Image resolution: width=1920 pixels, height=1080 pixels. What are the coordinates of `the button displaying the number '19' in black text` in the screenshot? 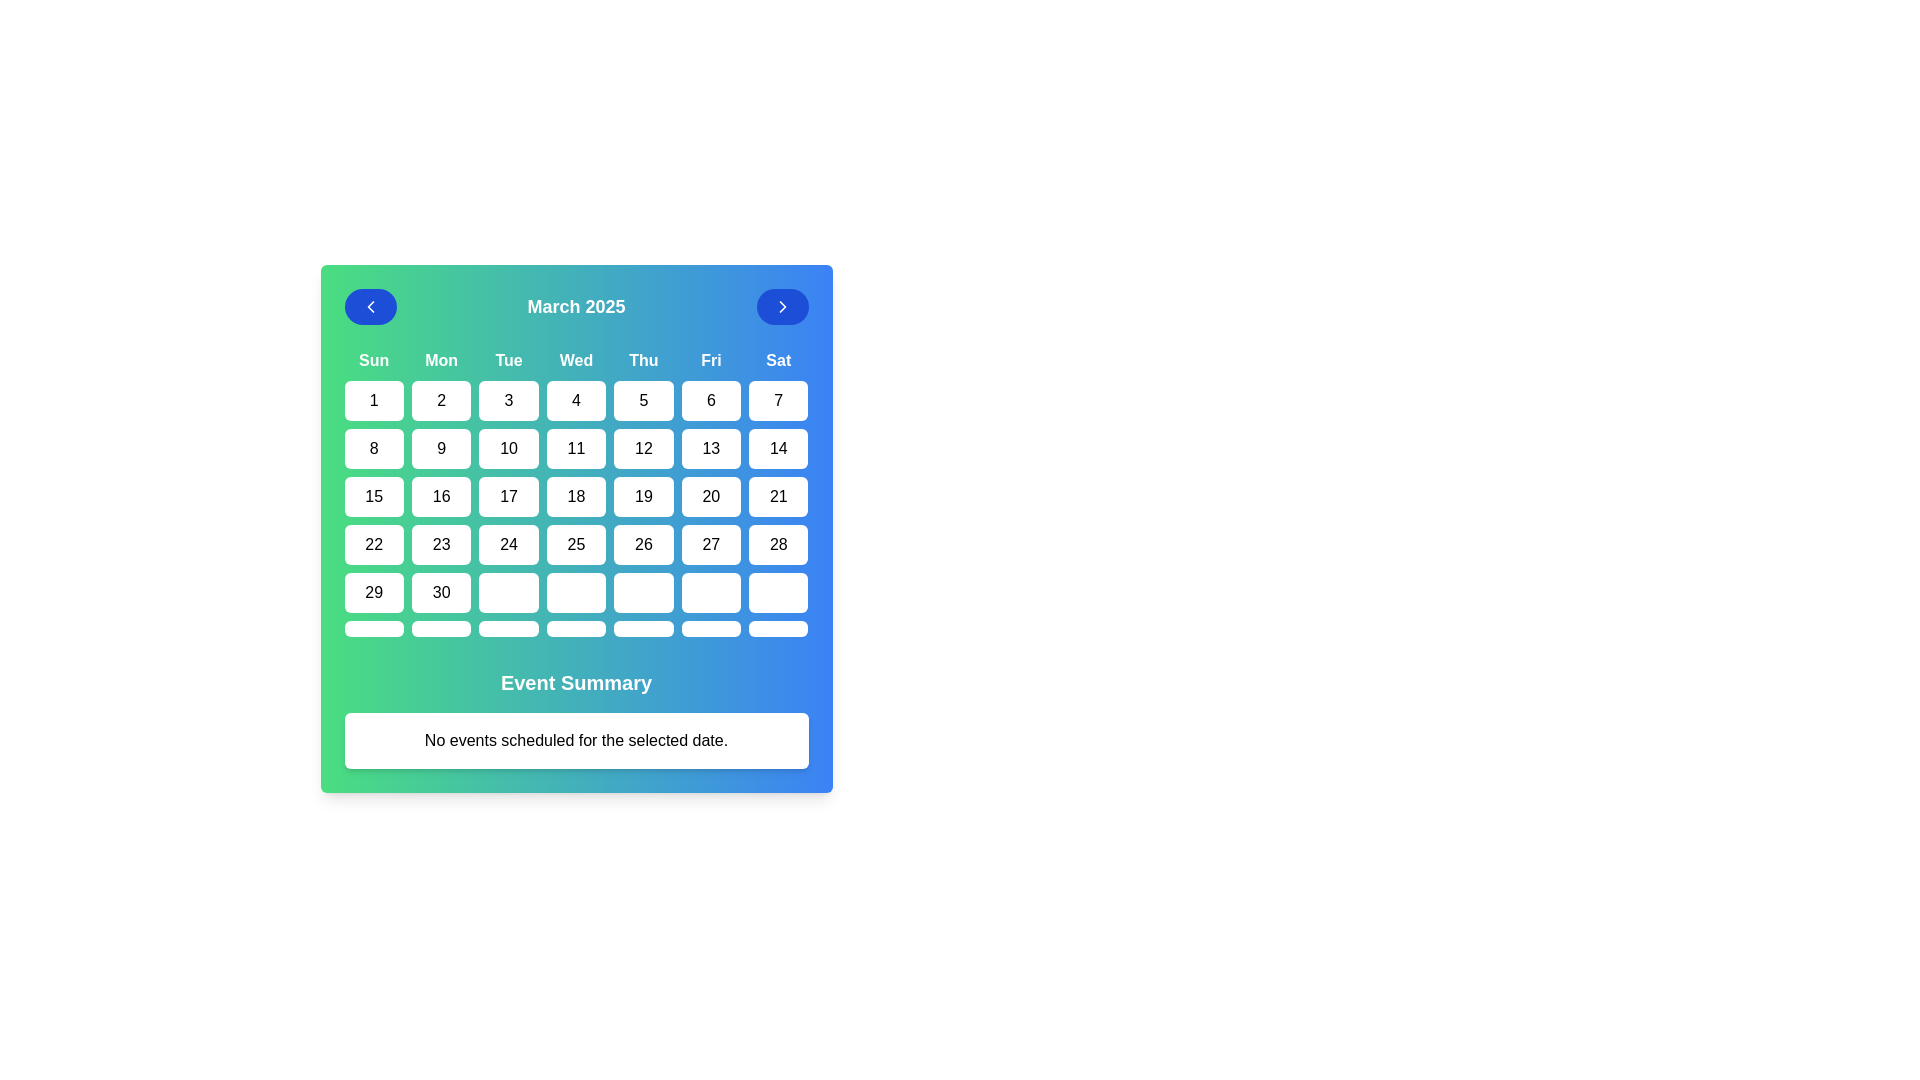 It's located at (643, 496).